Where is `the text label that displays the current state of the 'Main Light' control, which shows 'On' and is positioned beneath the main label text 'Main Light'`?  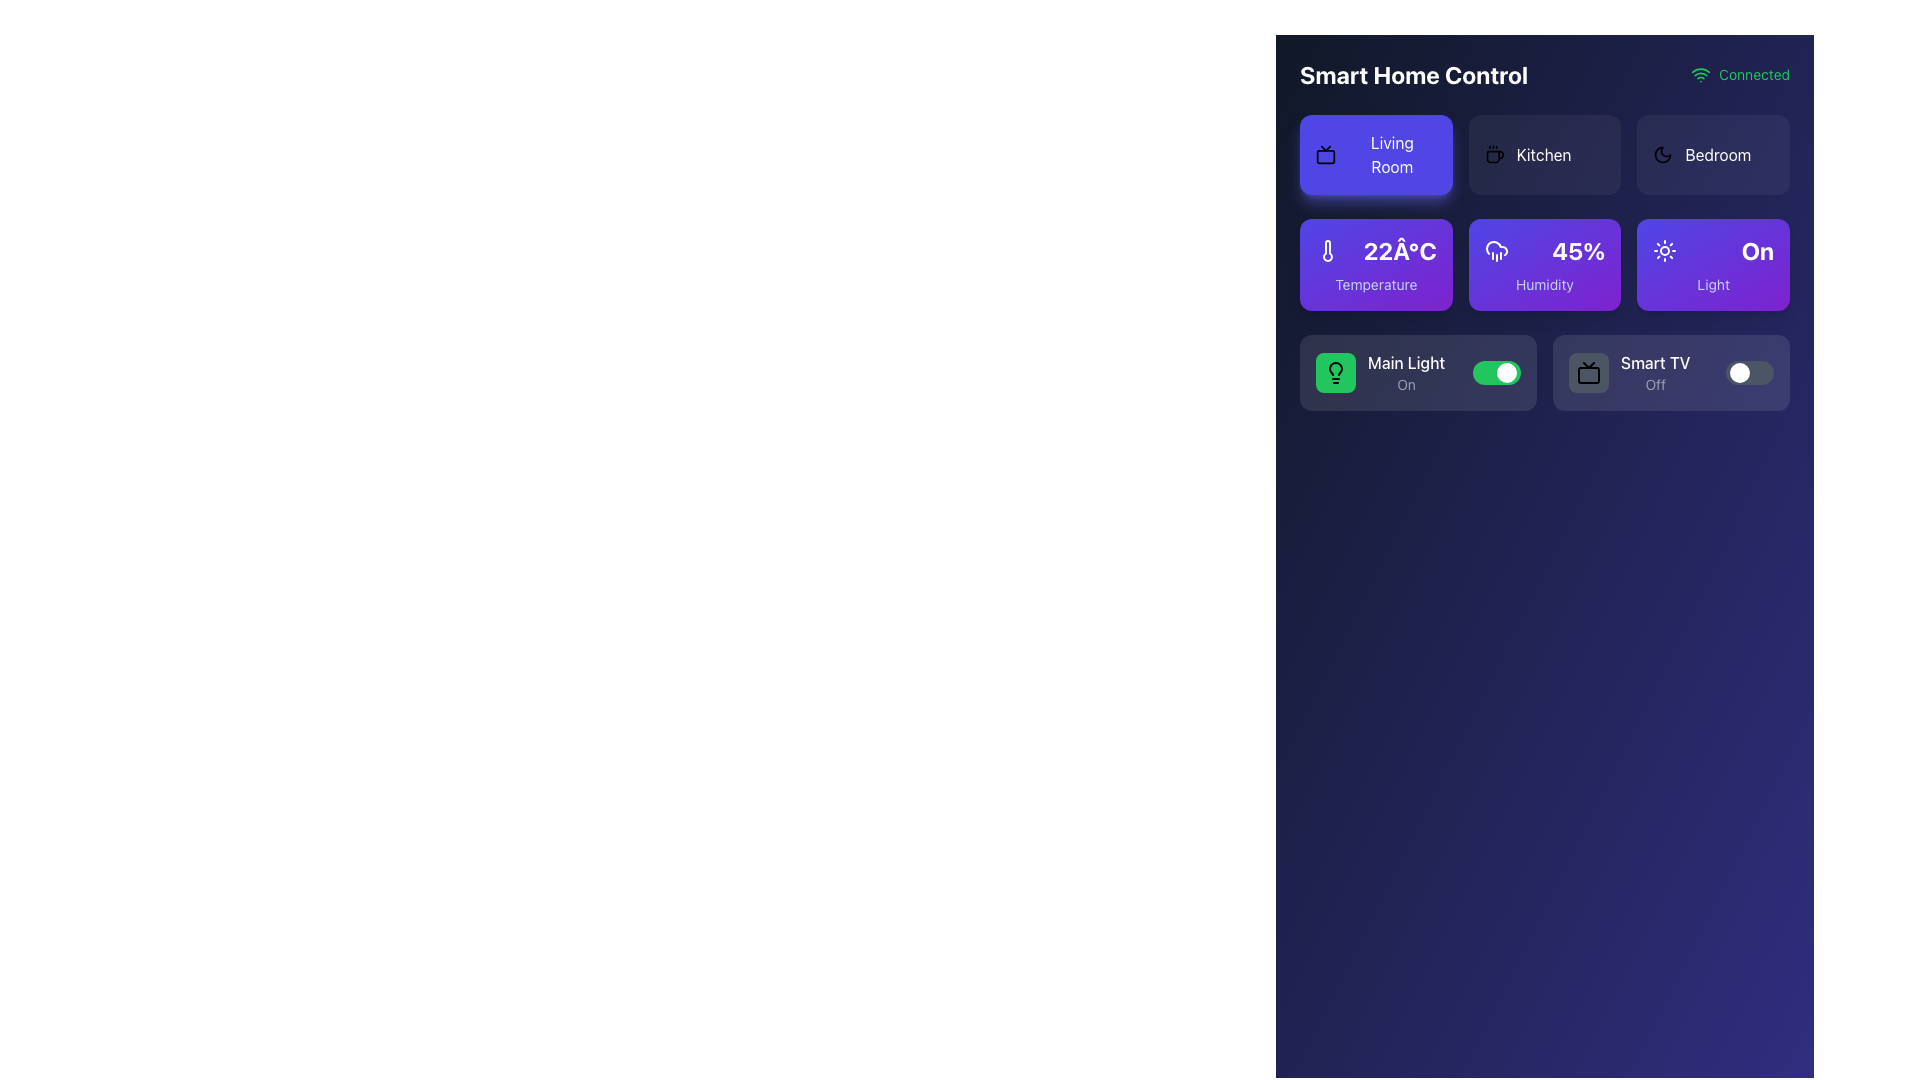
the text label that displays the current state of the 'Main Light' control, which shows 'On' and is positioned beneath the main label text 'Main Light' is located at coordinates (1405, 385).